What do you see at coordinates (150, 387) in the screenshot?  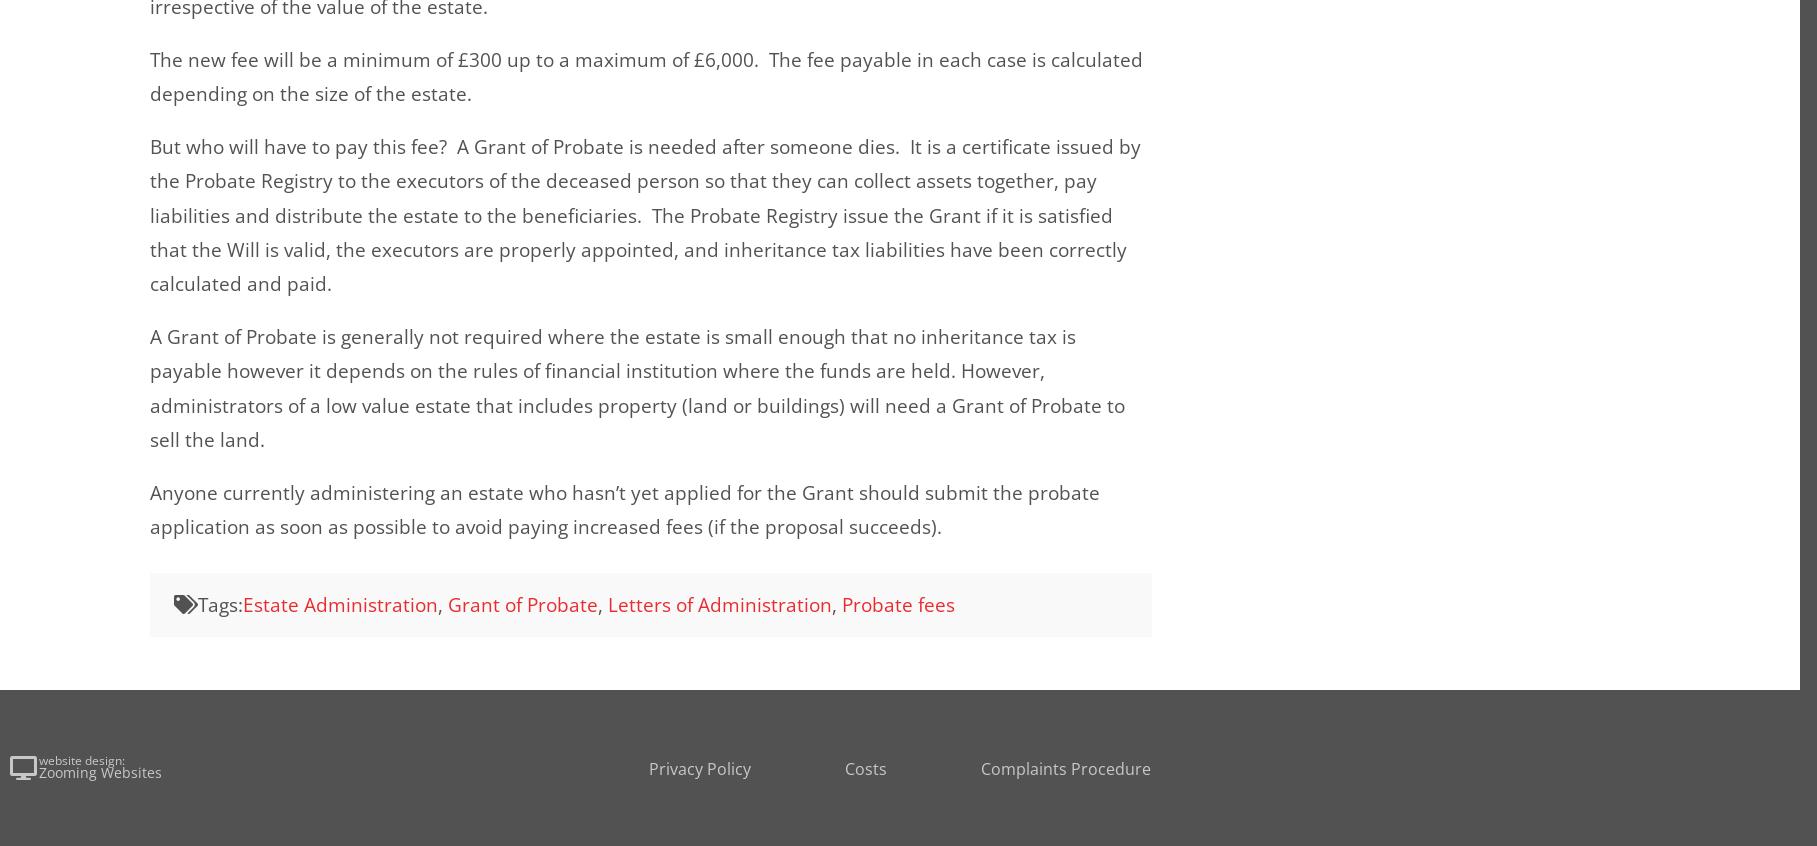 I see `'A
Grant of Probate is generally not required where the estate is small enough
that no inheritance tax is payable however it depends on the rules of financial
institution where the funds are held. However, administrators of a low value
estate that includes property (land or buildings) will need a Grant of Probate
to sell the land.'` at bounding box center [150, 387].